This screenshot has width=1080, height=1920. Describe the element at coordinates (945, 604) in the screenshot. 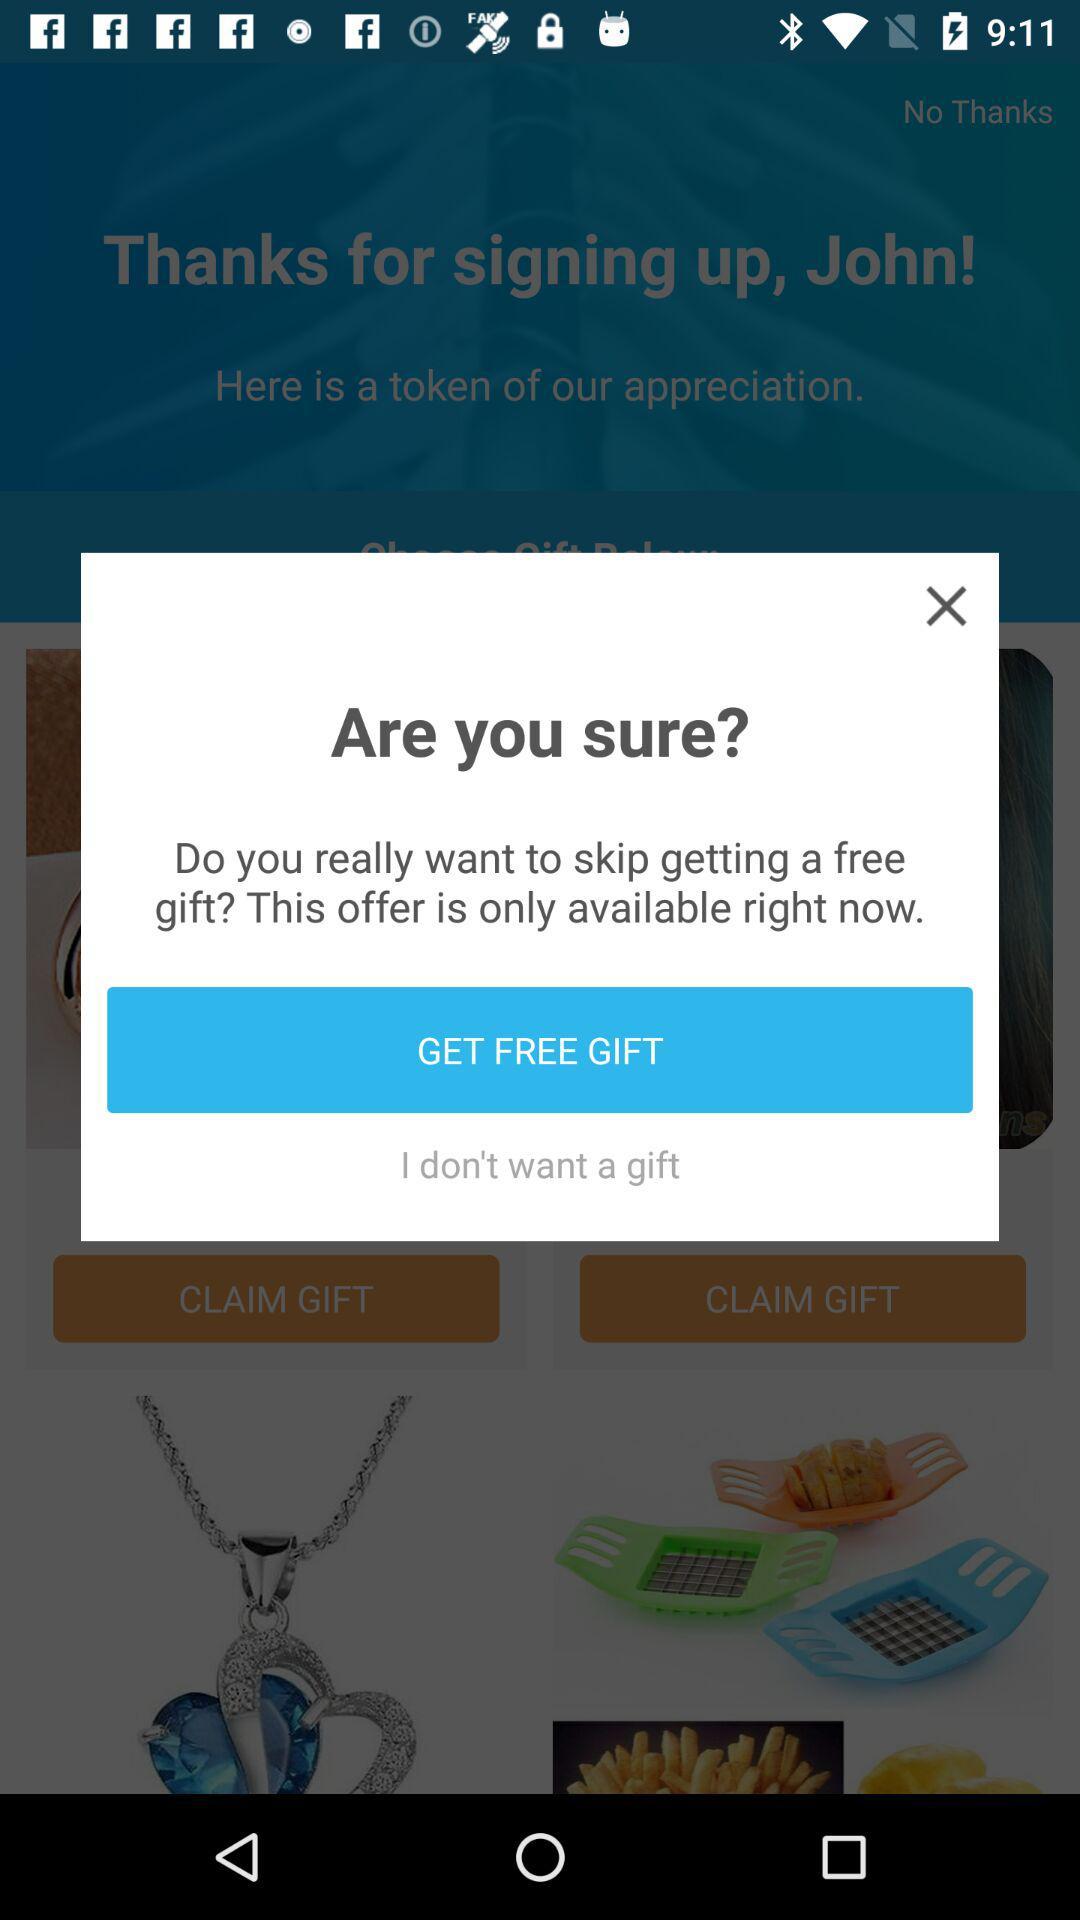

I see `dialogue box` at that location.